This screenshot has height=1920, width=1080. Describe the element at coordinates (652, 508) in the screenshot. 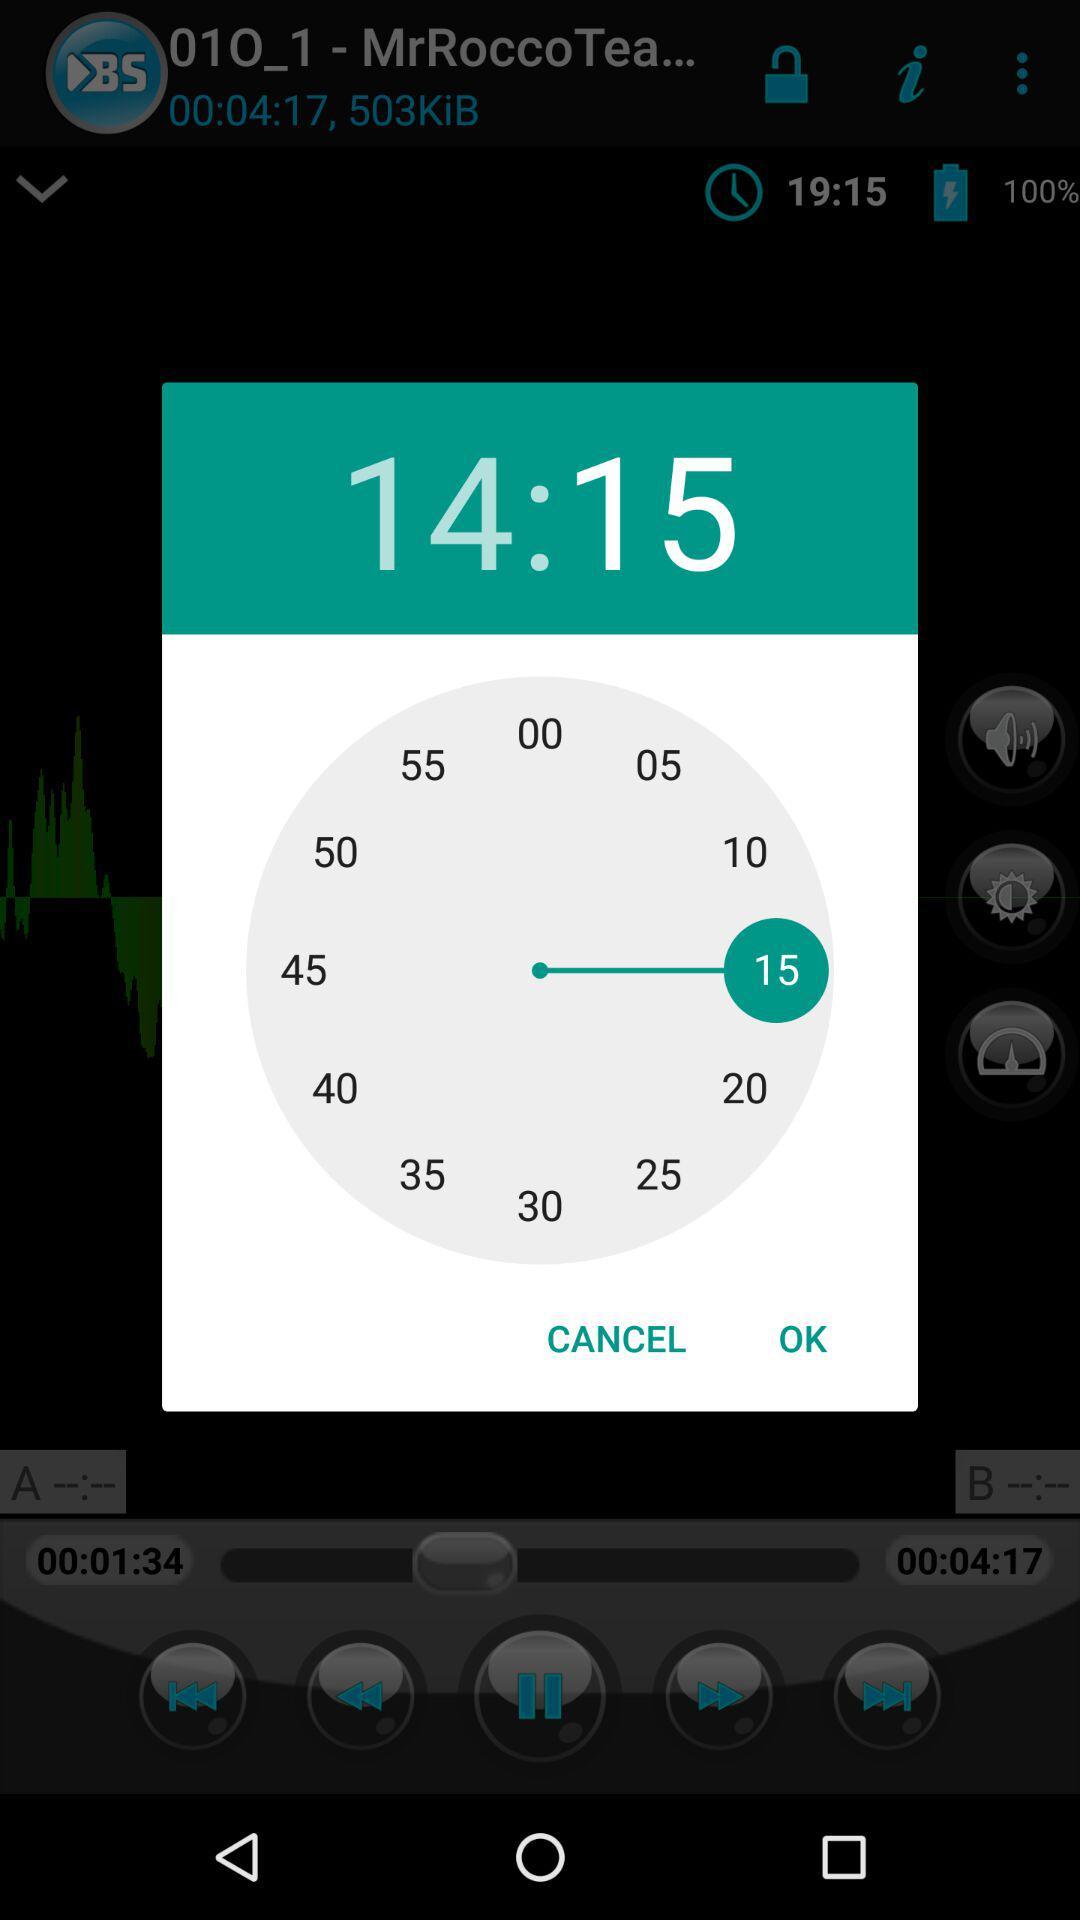

I see `item next to the :` at that location.